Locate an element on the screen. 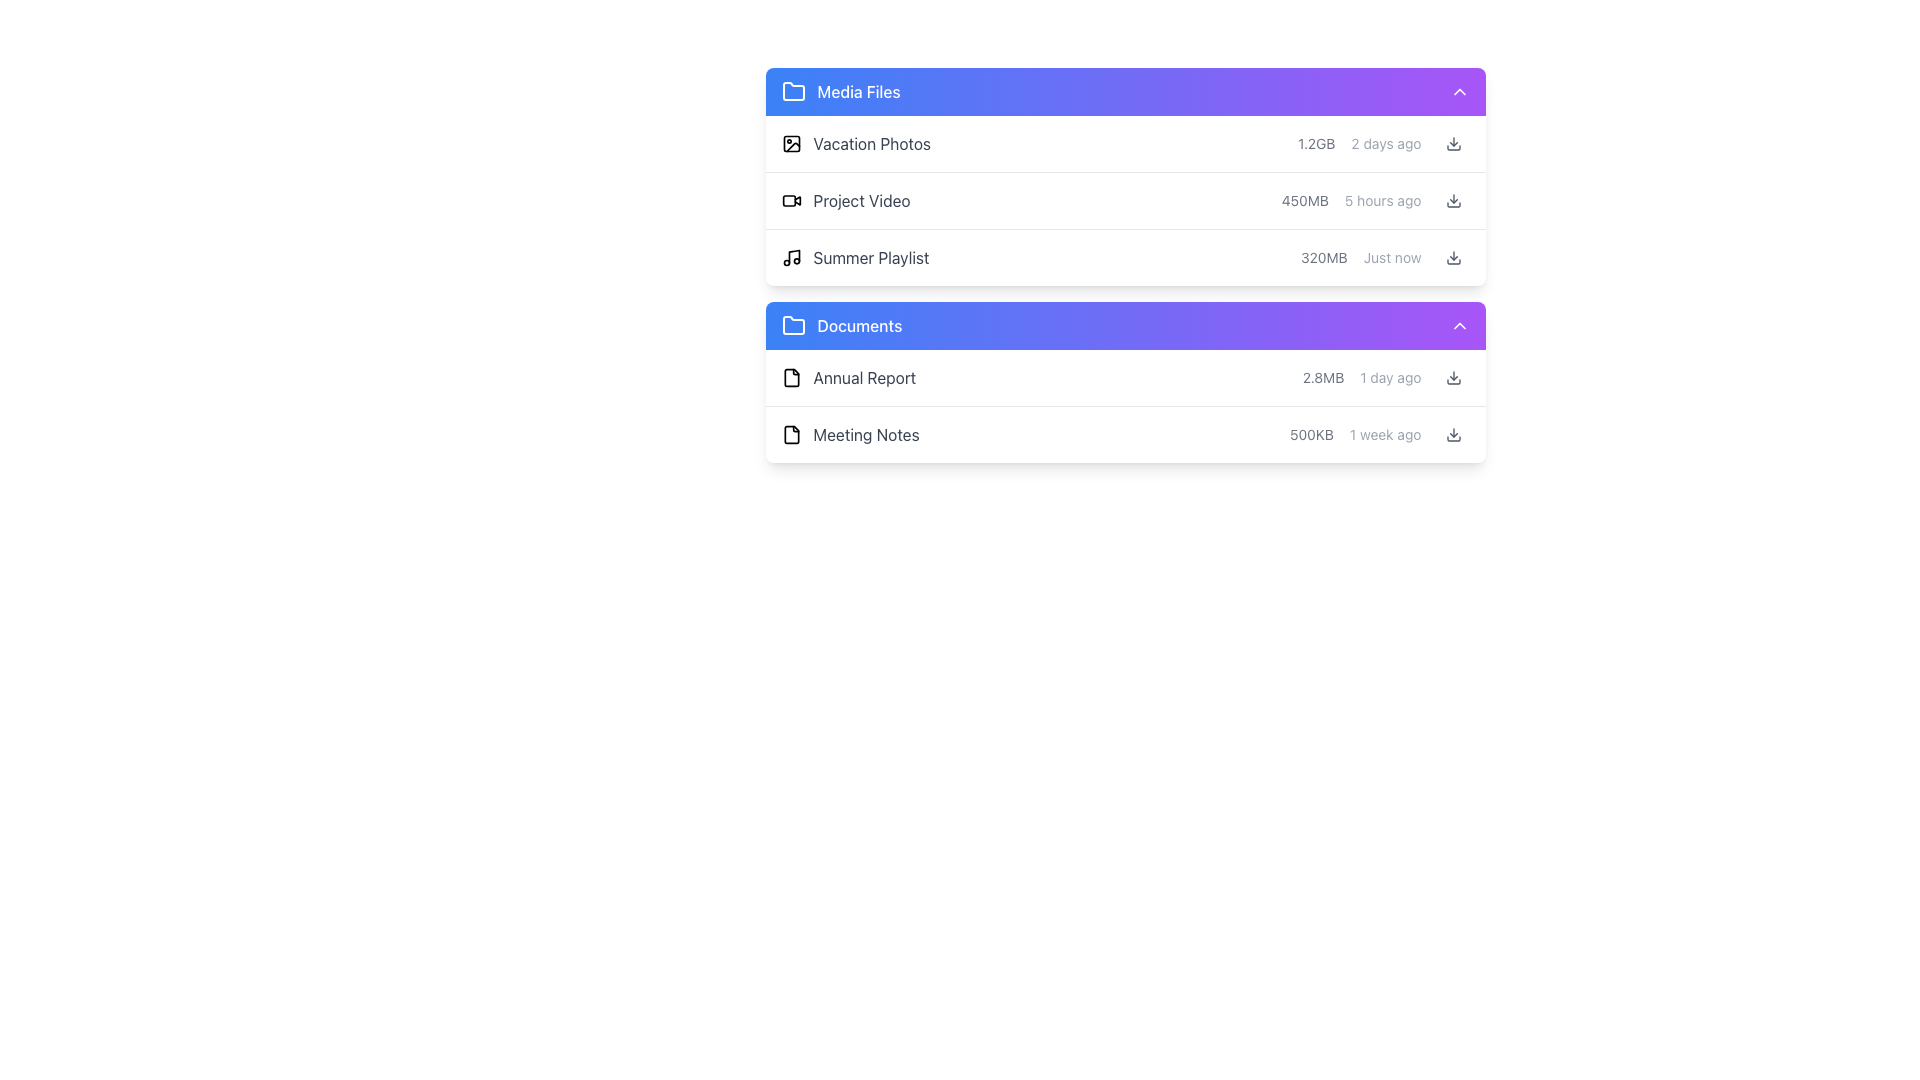  the download button for the 'Annual Report' file located on the far right of its row in the 'Documents' section to initiate the file download is located at coordinates (1453, 378).